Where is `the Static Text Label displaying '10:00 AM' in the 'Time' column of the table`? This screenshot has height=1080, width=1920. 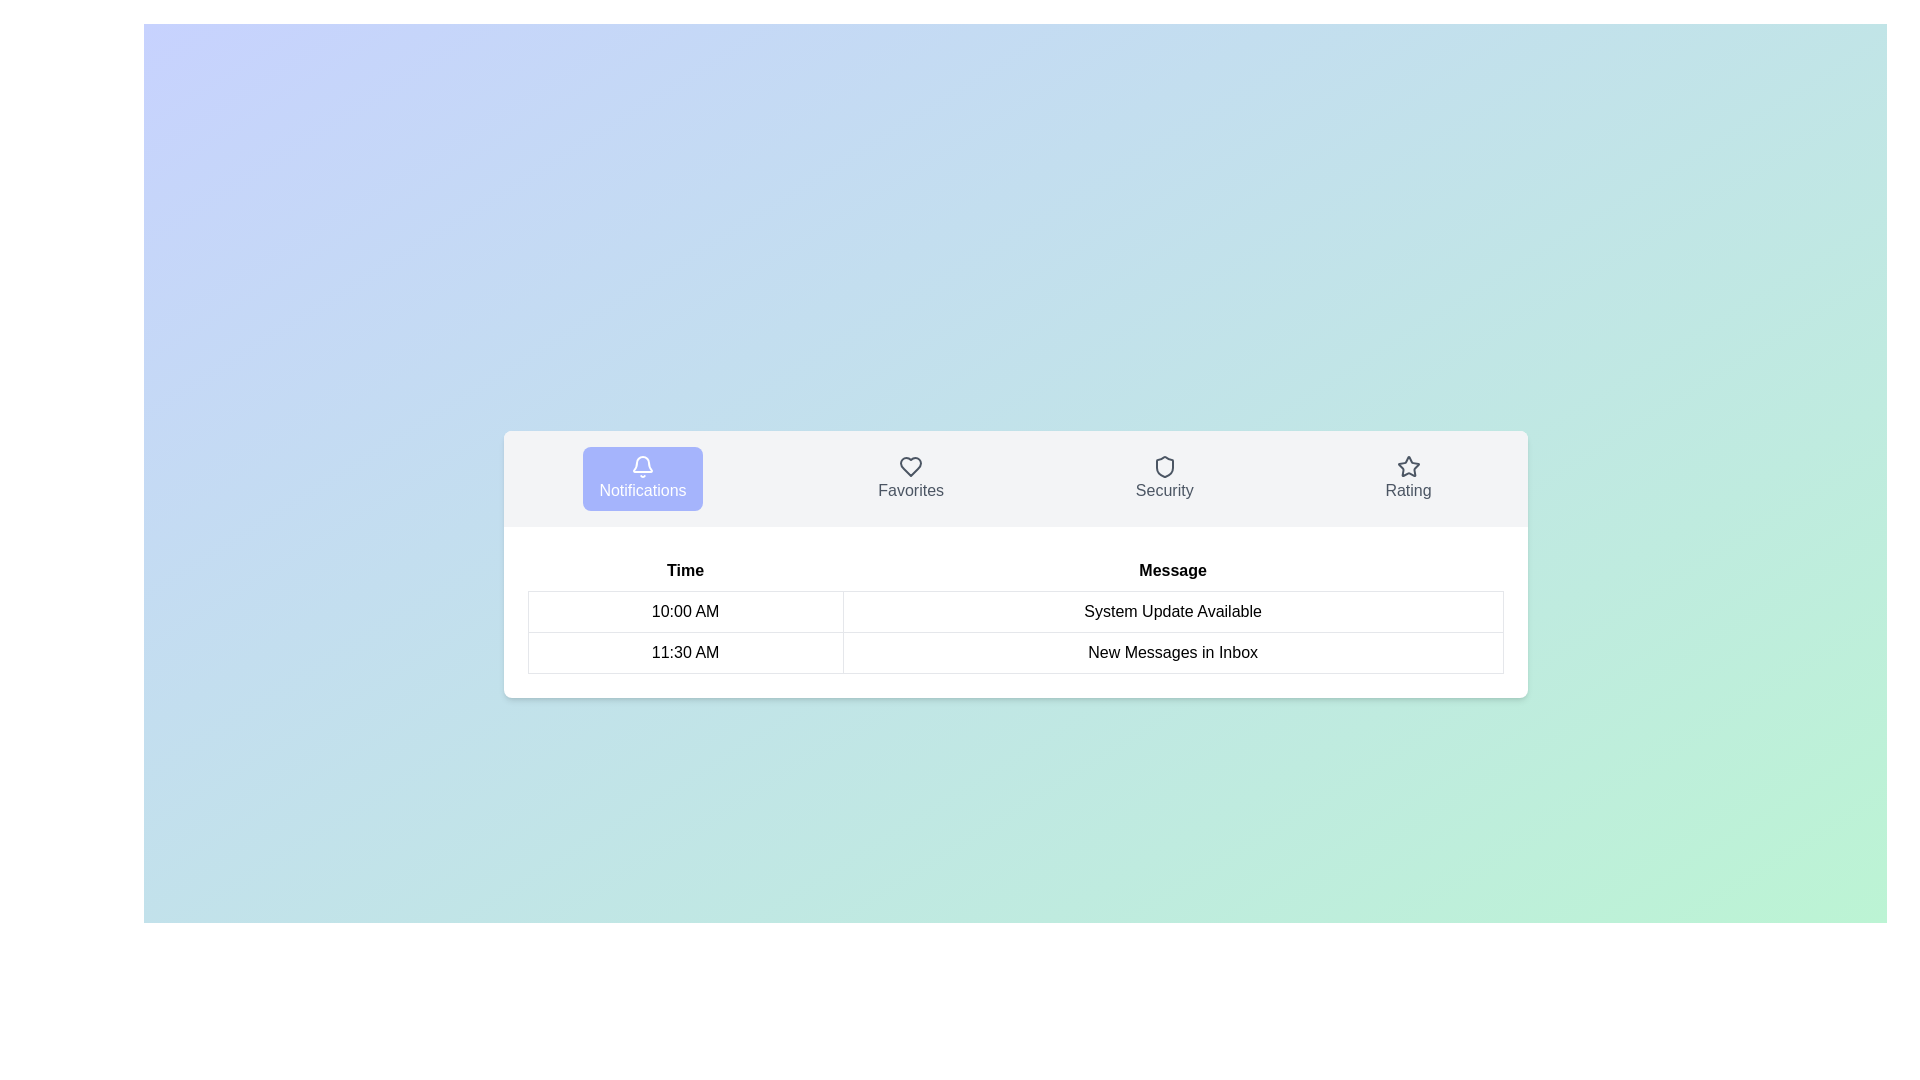
the Static Text Label displaying '10:00 AM' in the 'Time' column of the table is located at coordinates (685, 610).